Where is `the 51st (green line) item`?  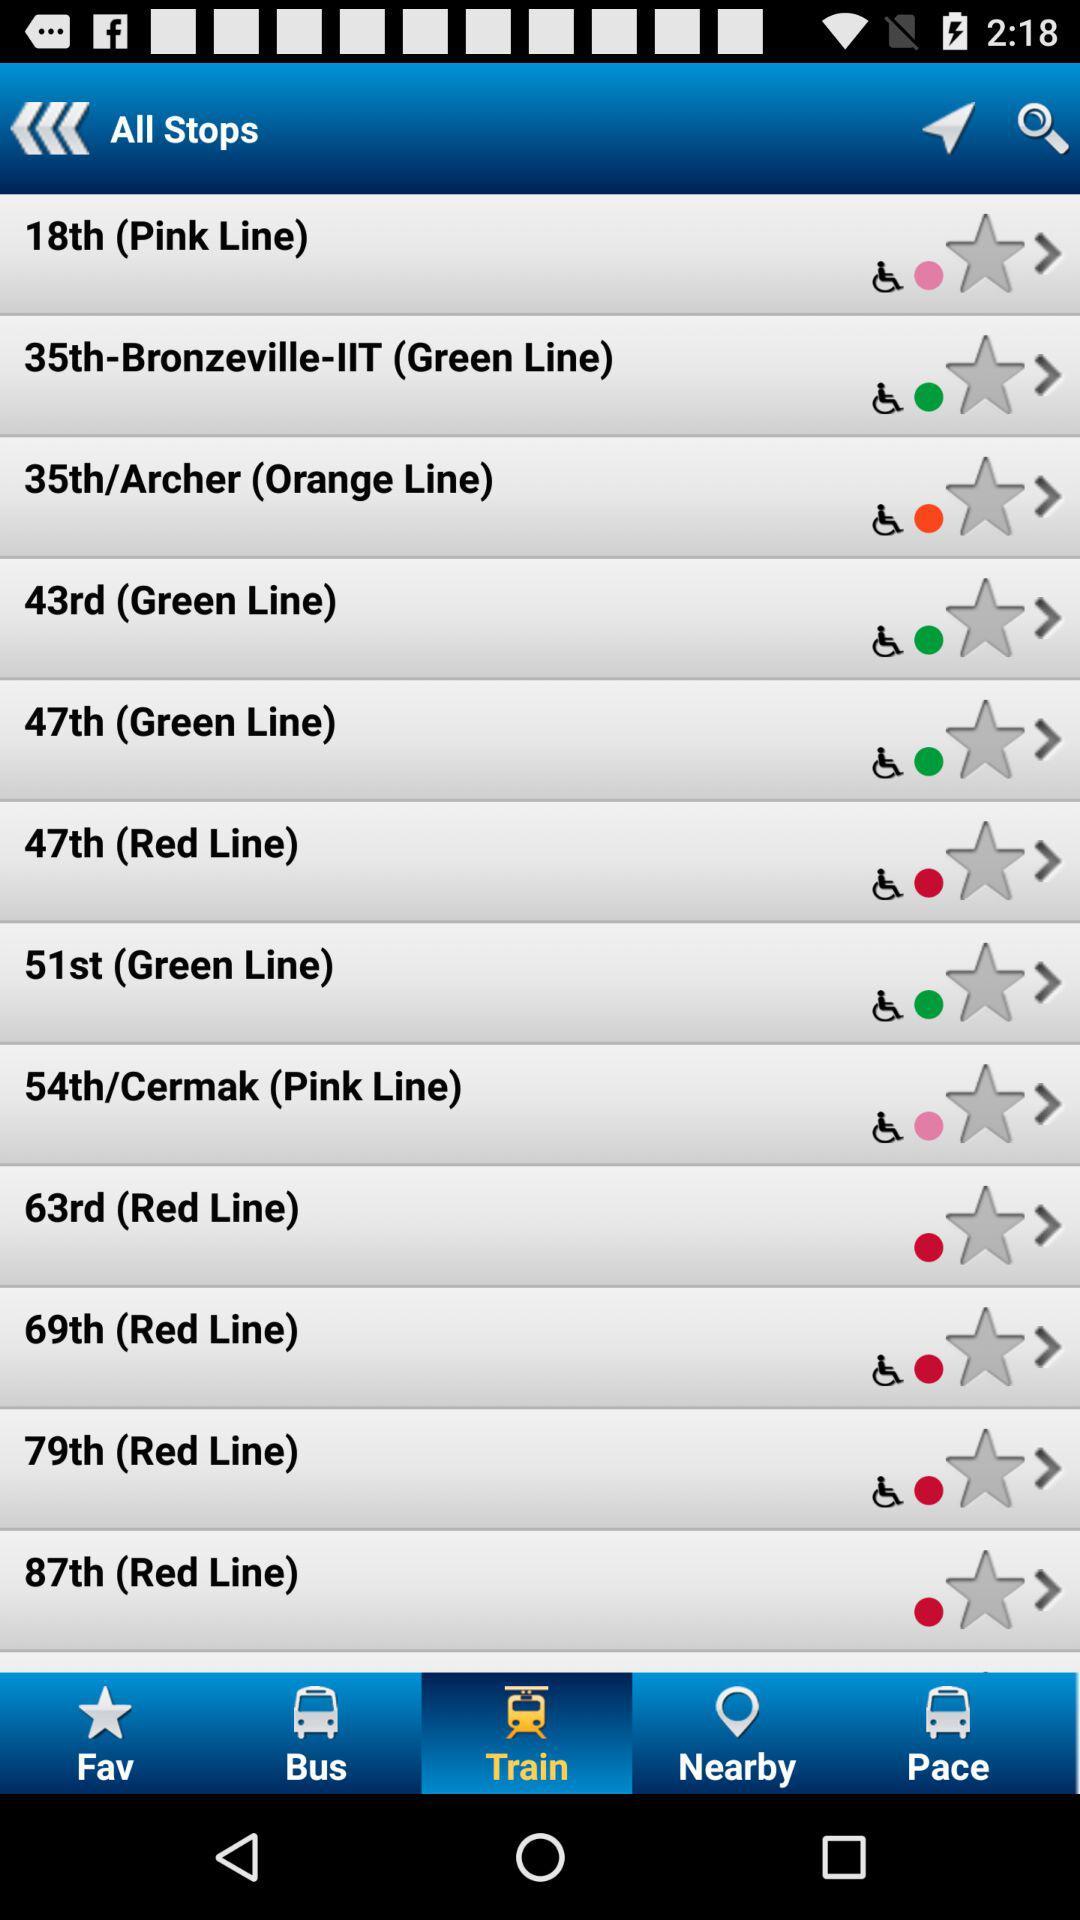 the 51st (green line) item is located at coordinates (178, 963).